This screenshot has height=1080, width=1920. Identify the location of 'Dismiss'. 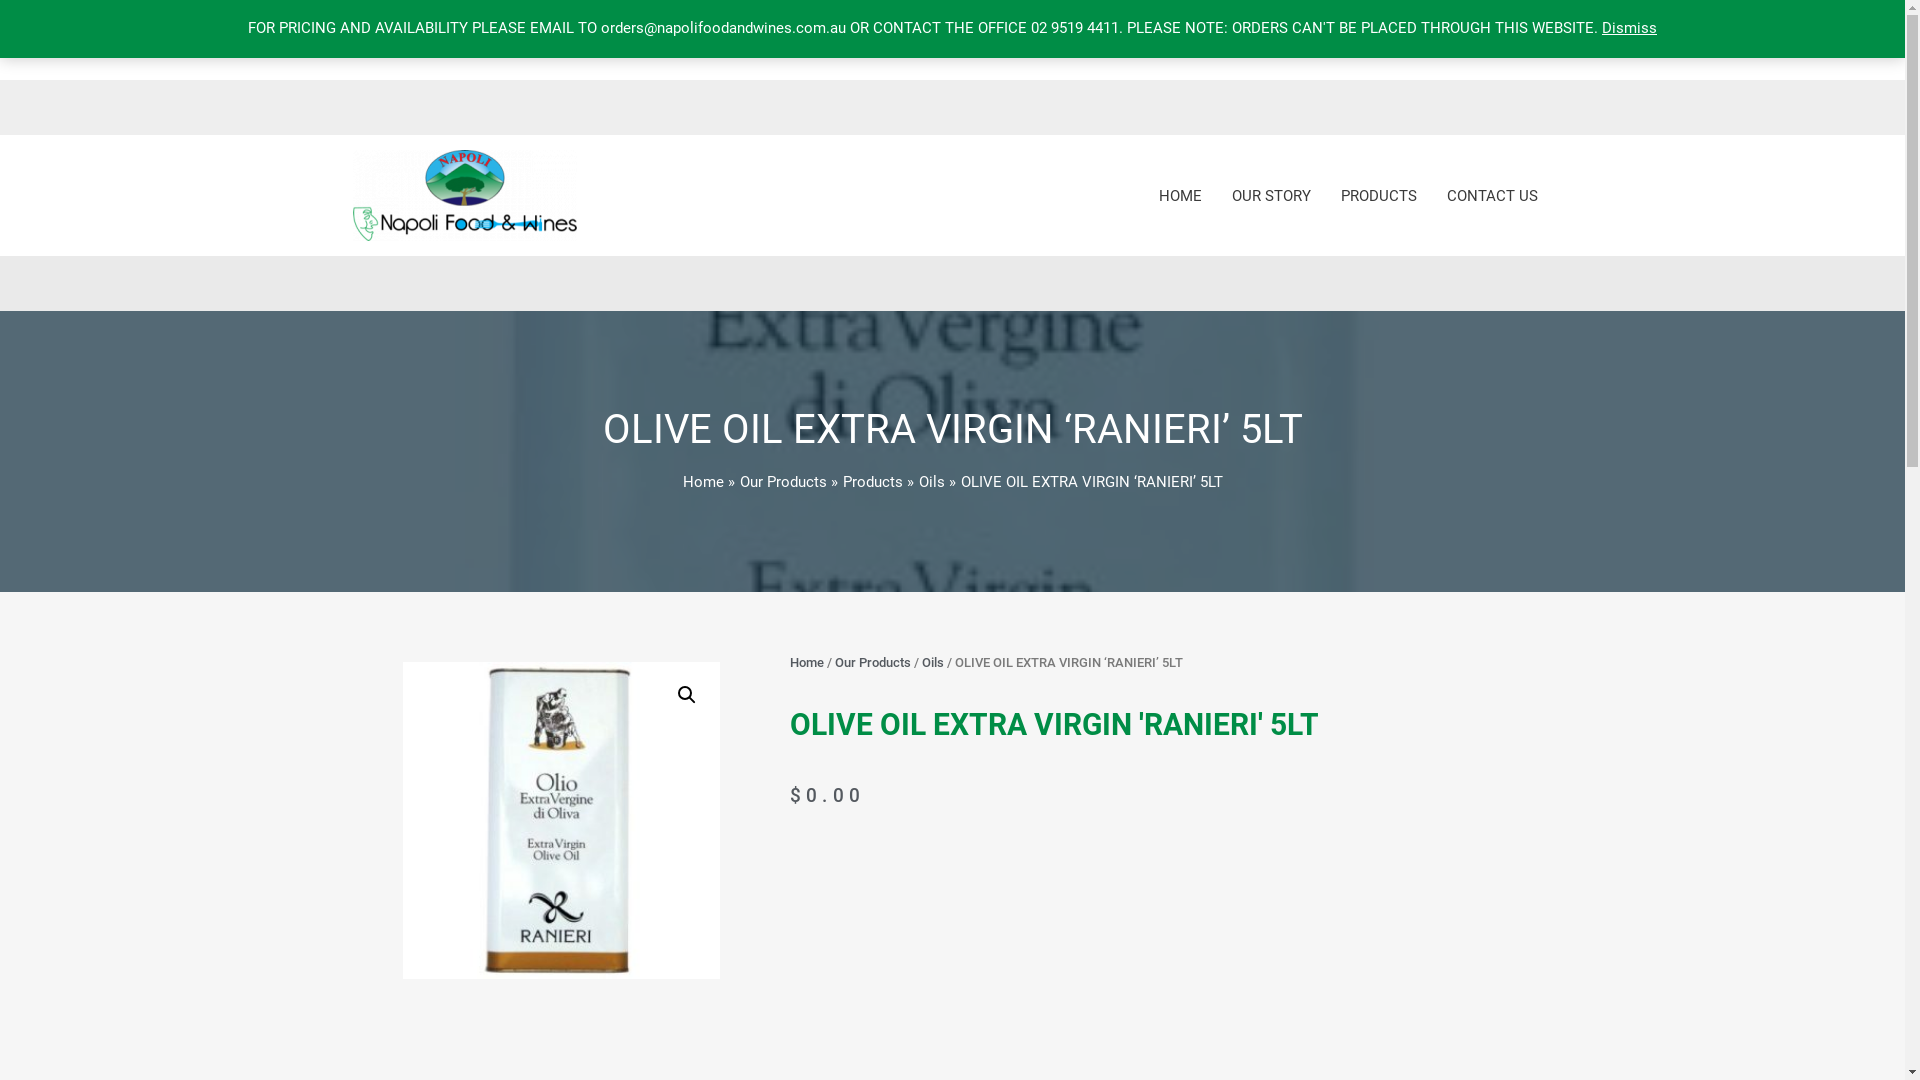
(1629, 27).